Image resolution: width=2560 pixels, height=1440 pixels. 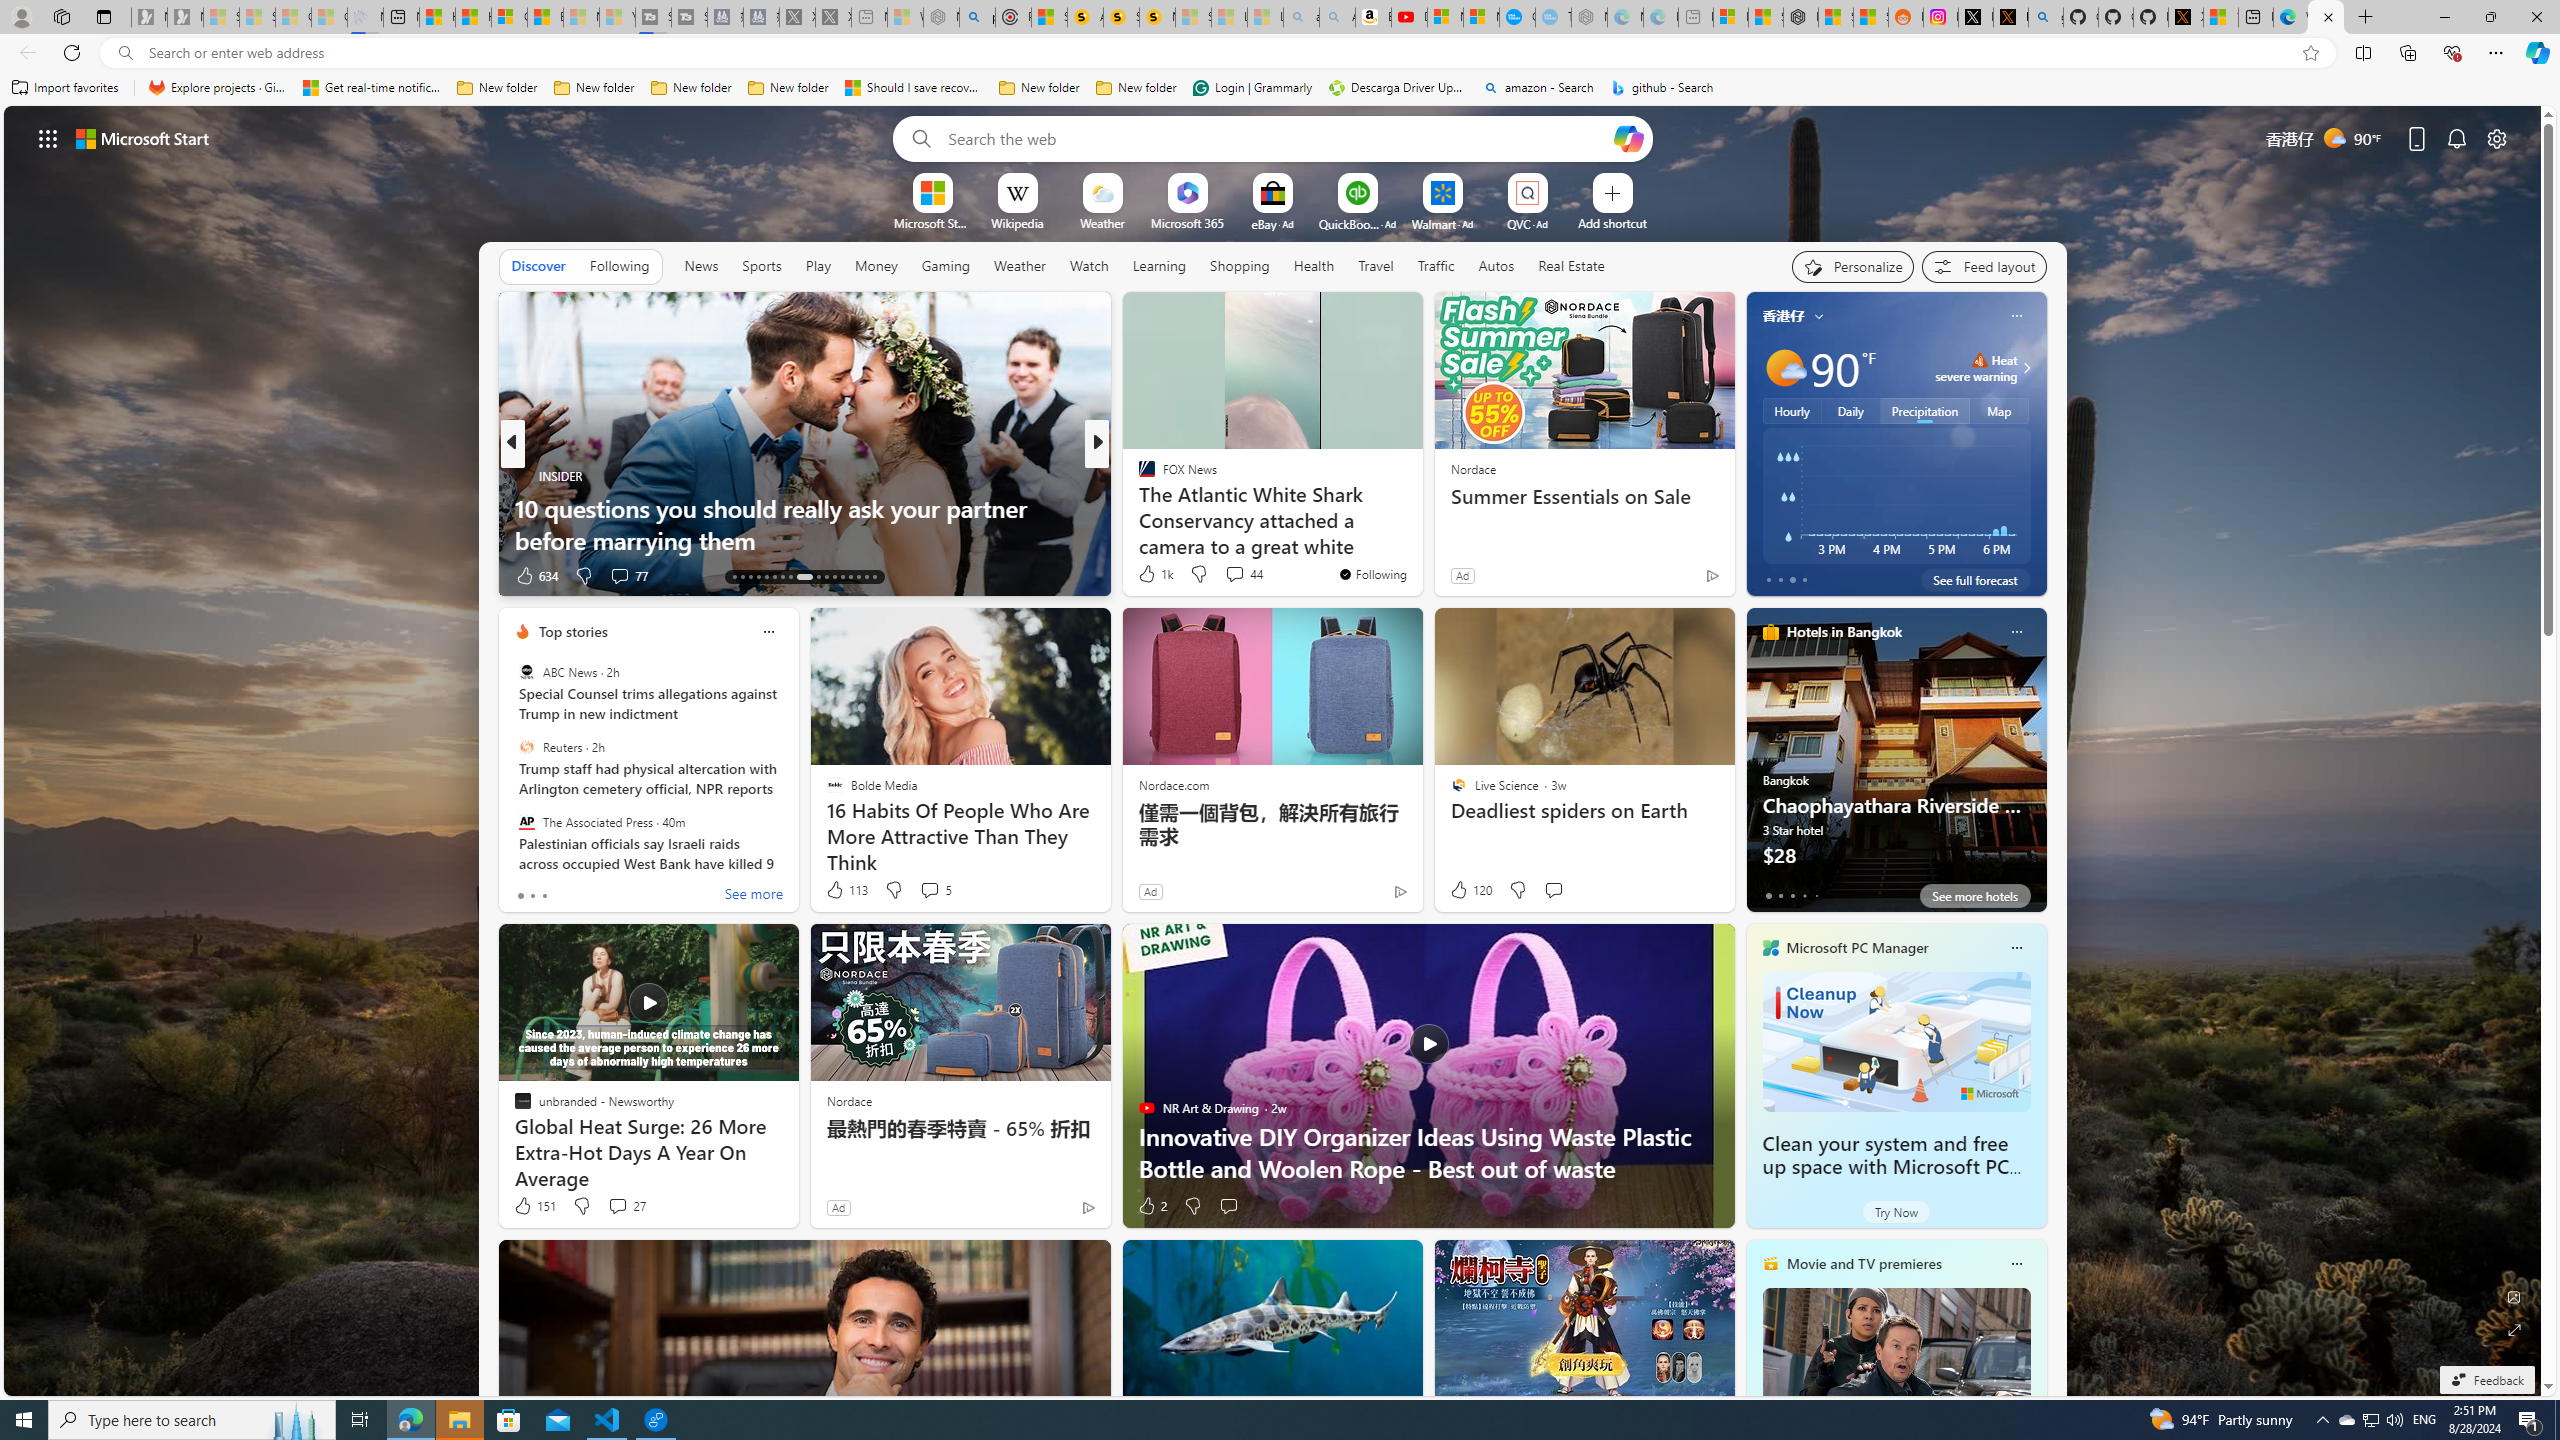 I want to click on 'Health', so click(x=1312, y=265).